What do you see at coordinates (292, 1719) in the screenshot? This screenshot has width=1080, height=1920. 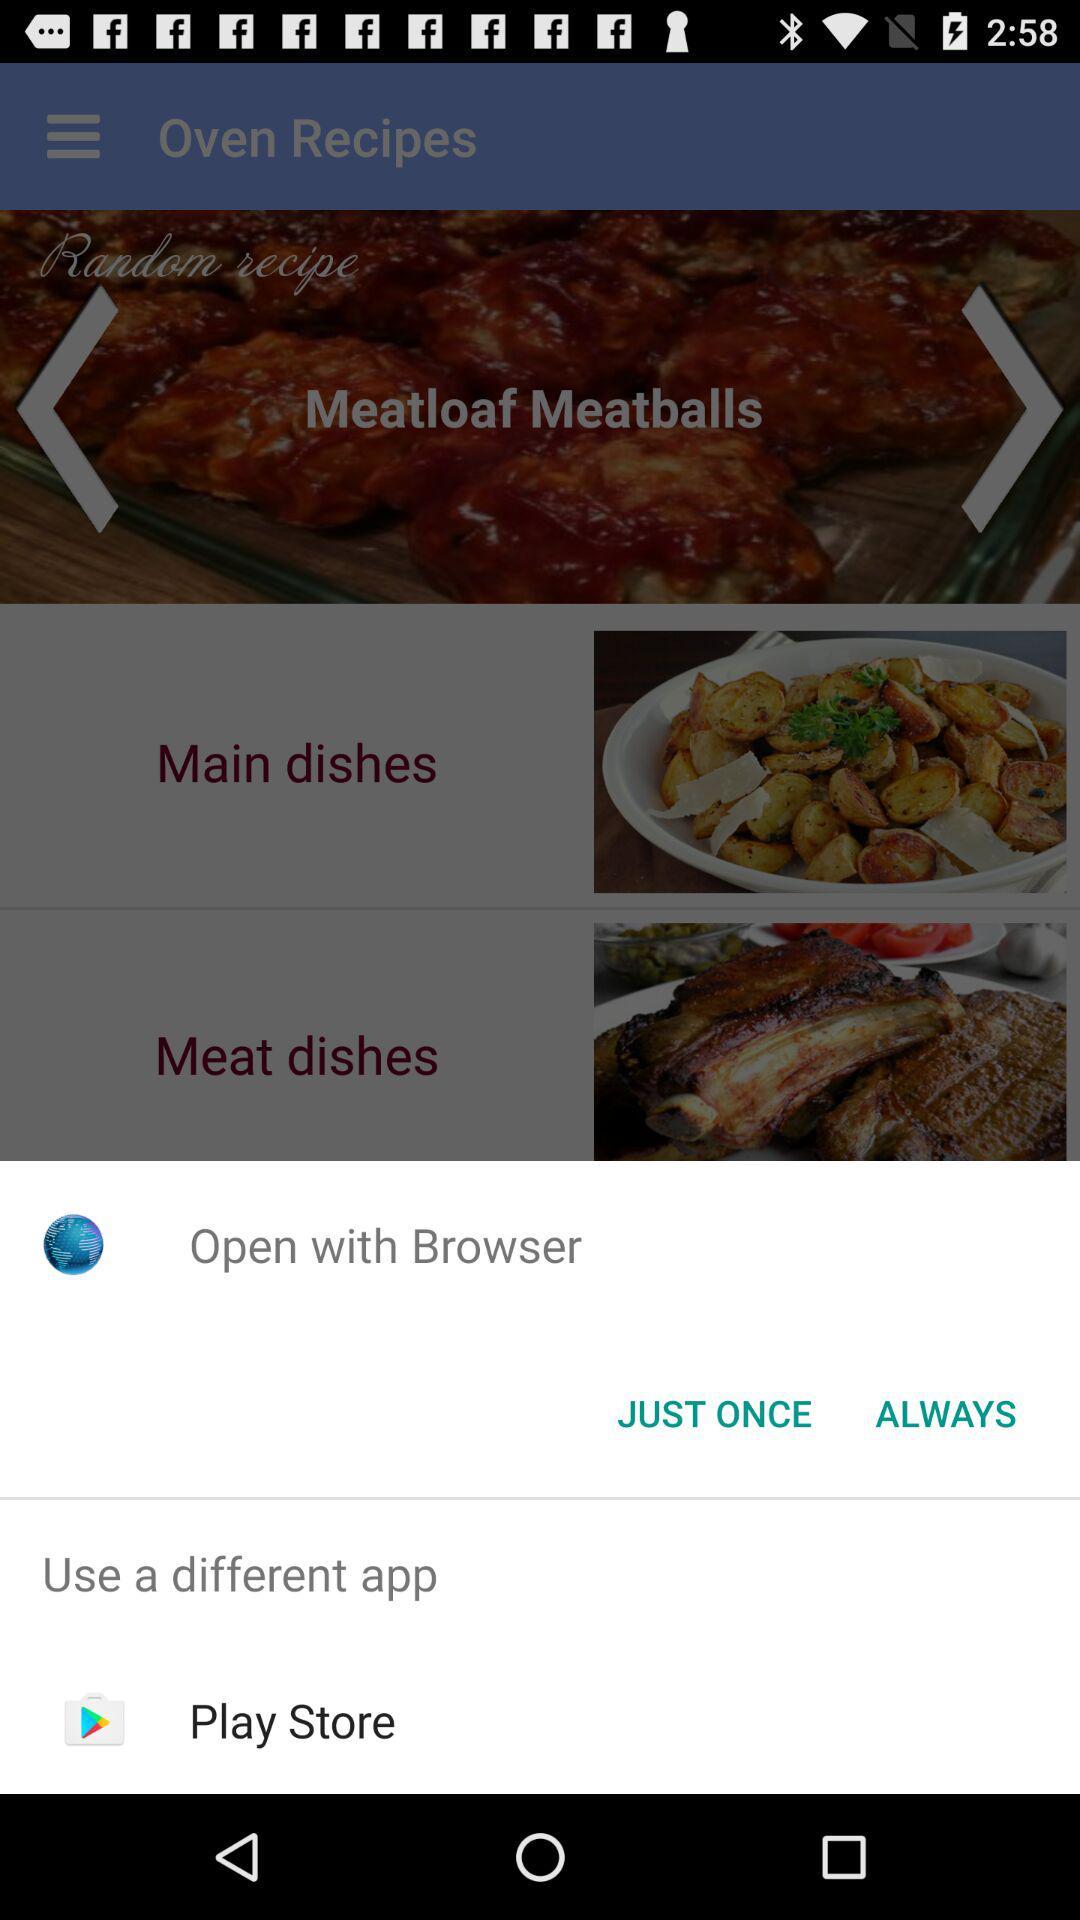 I see `play store item` at bounding box center [292, 1719].